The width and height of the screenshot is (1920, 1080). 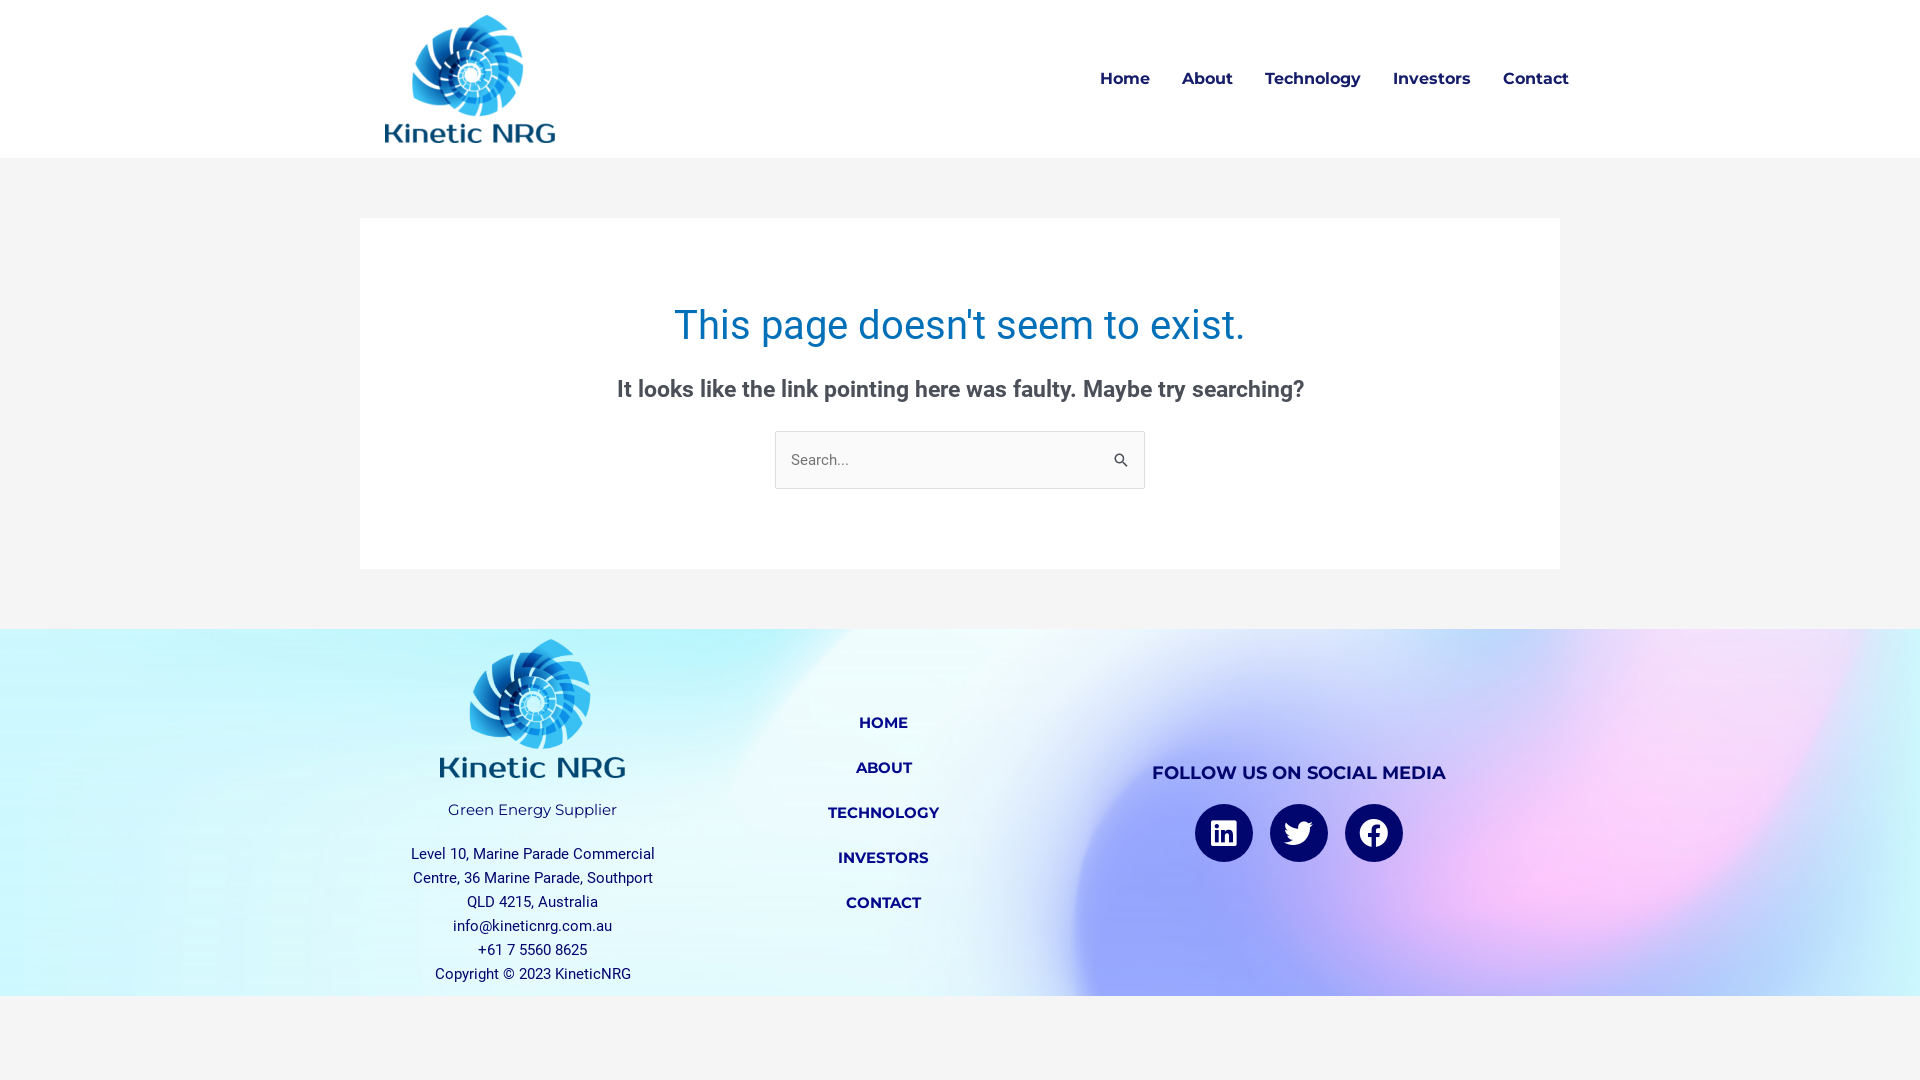 I want to click on 'Technology', so click(x=1313, y=77).